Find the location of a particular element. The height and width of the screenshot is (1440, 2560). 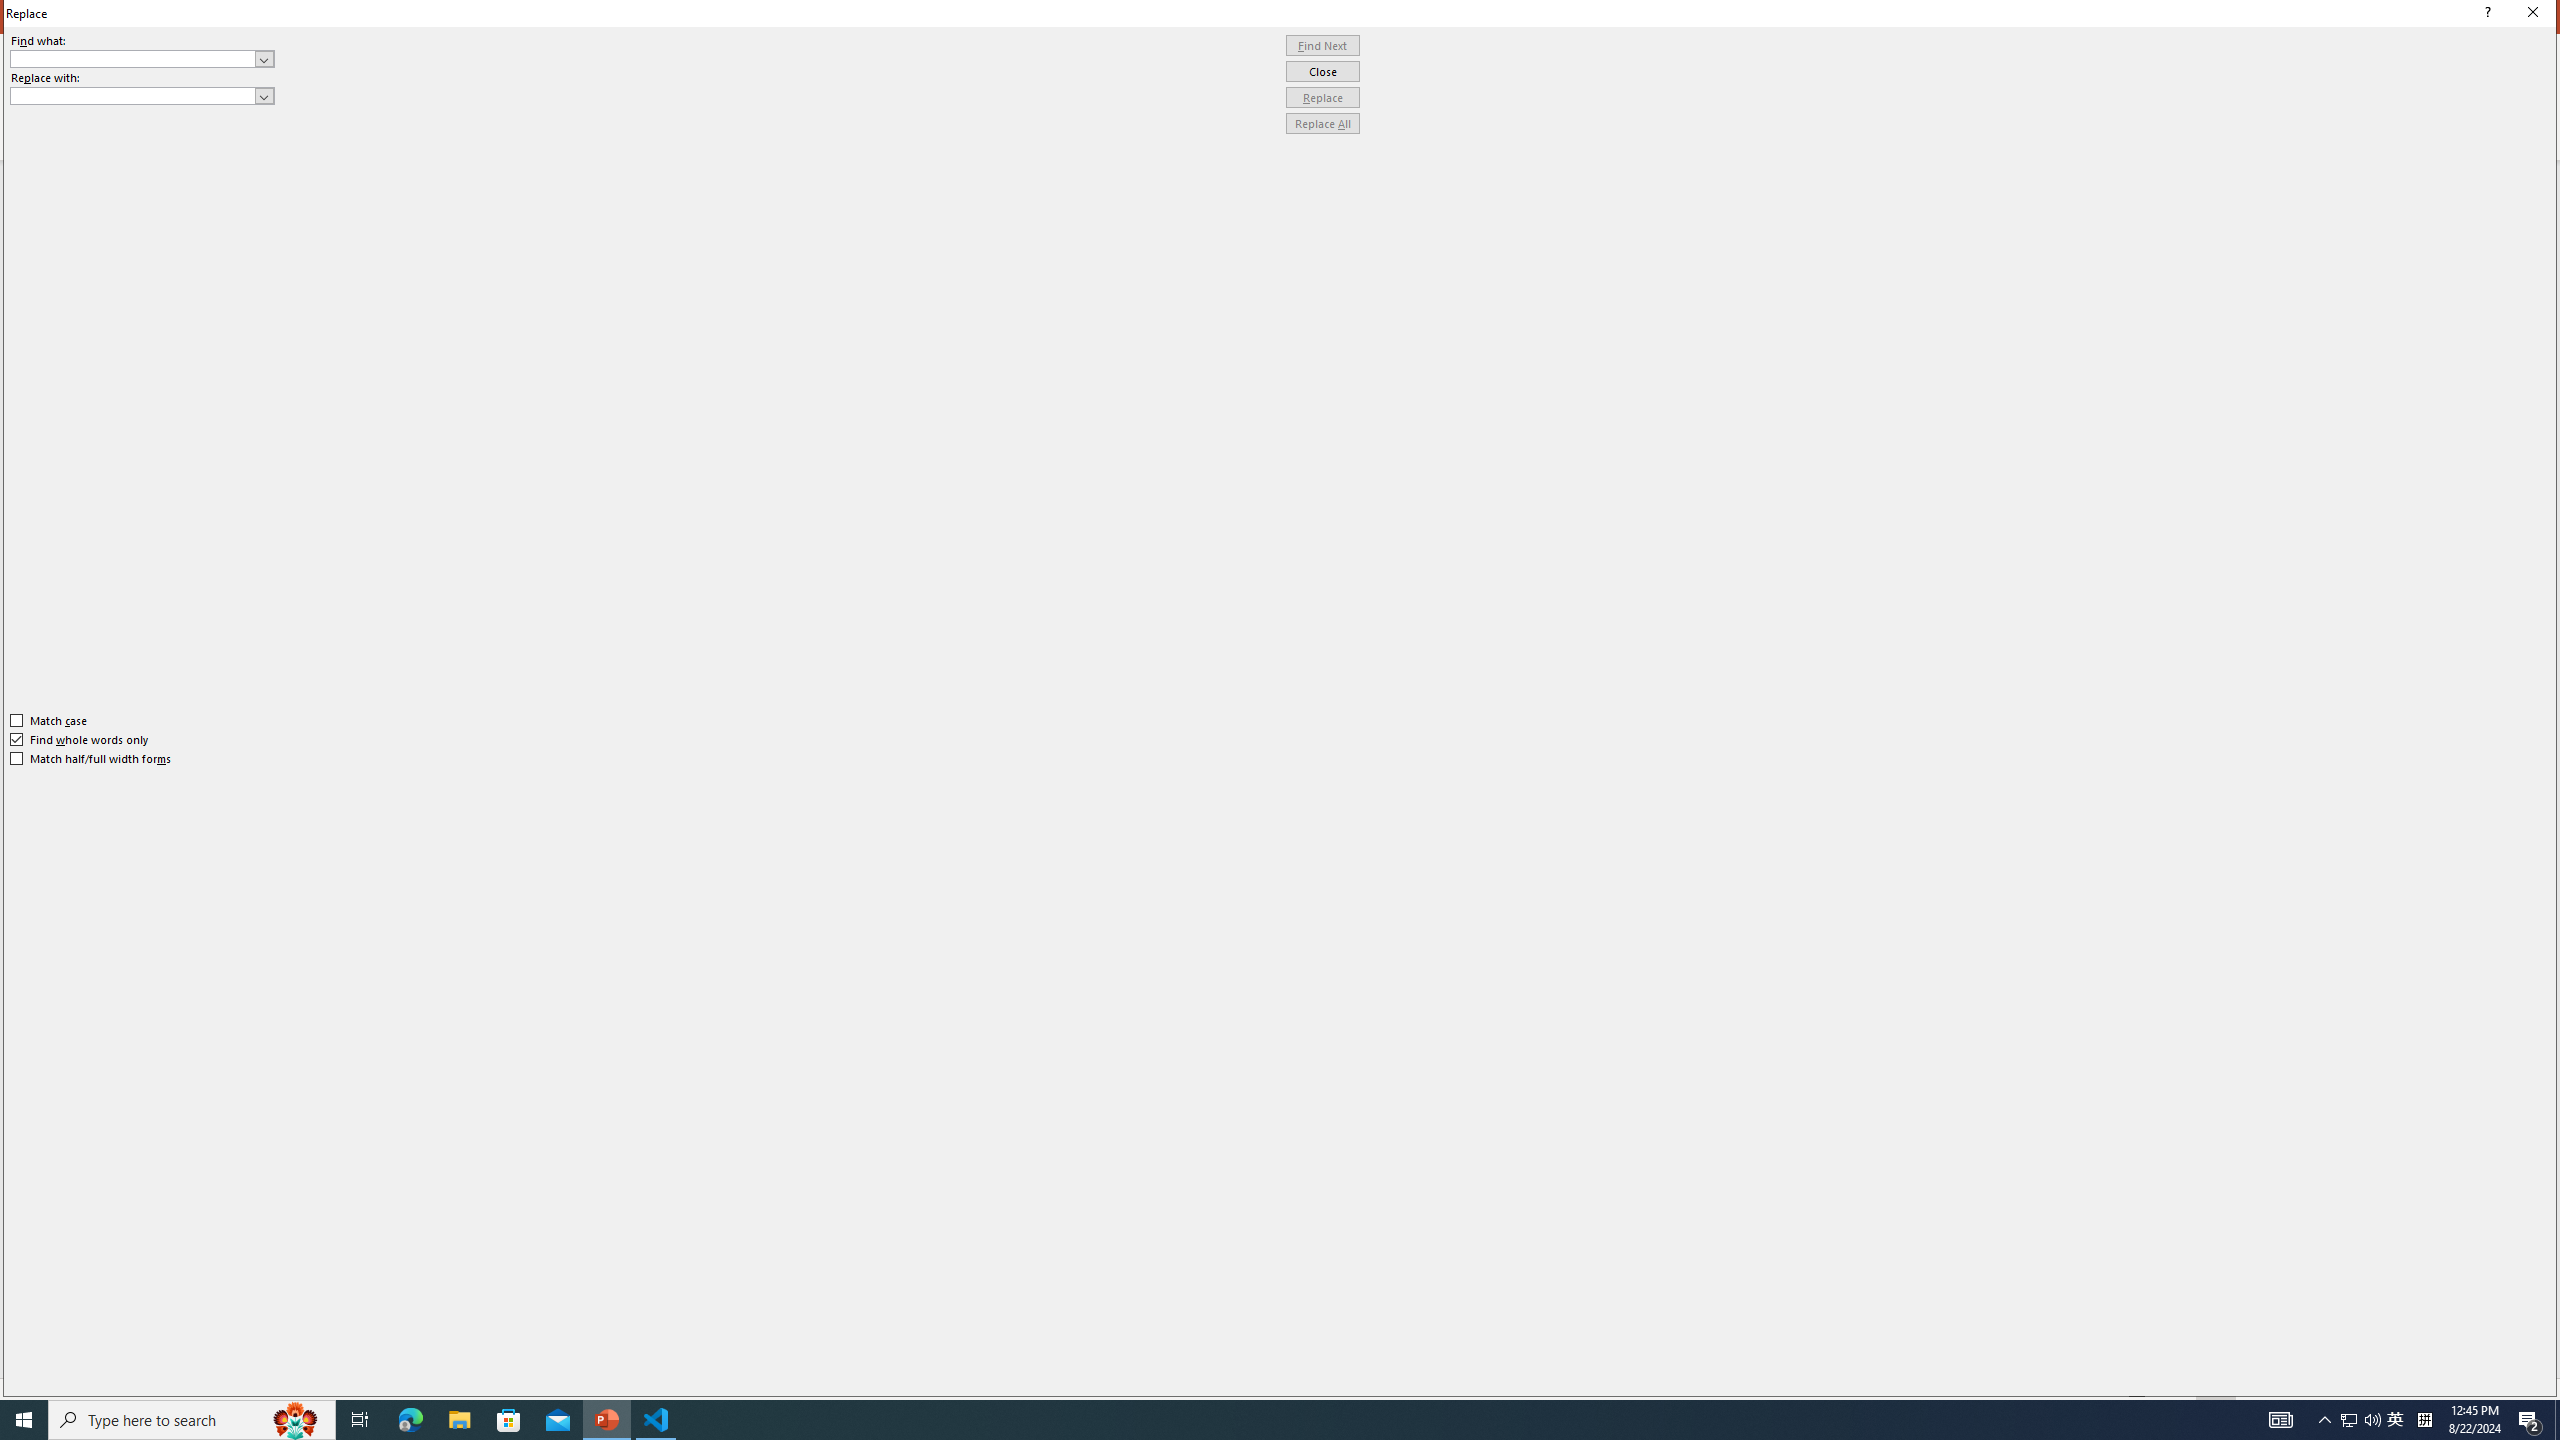

'Replace' is located at coordinates (1322, 96).